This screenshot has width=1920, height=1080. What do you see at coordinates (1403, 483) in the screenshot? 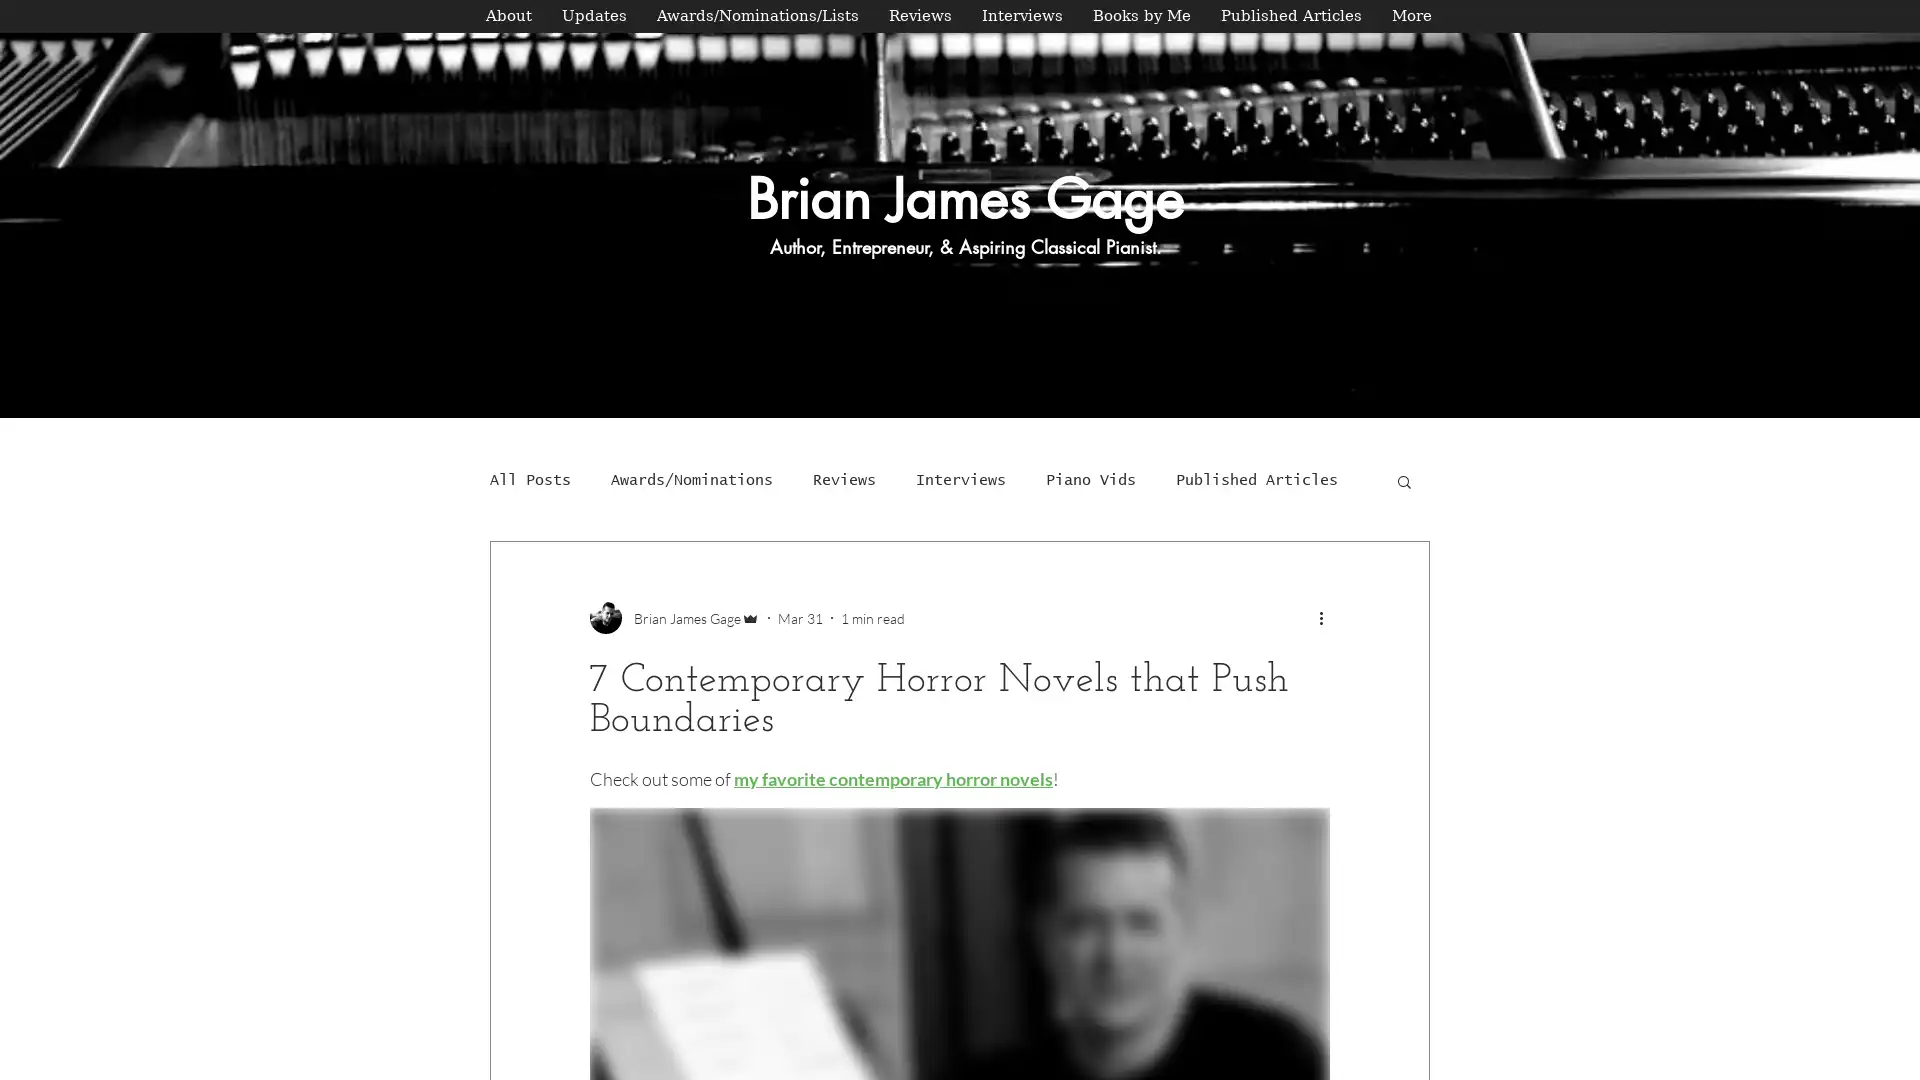
I see `Search` at bounding box center [1403, 483].